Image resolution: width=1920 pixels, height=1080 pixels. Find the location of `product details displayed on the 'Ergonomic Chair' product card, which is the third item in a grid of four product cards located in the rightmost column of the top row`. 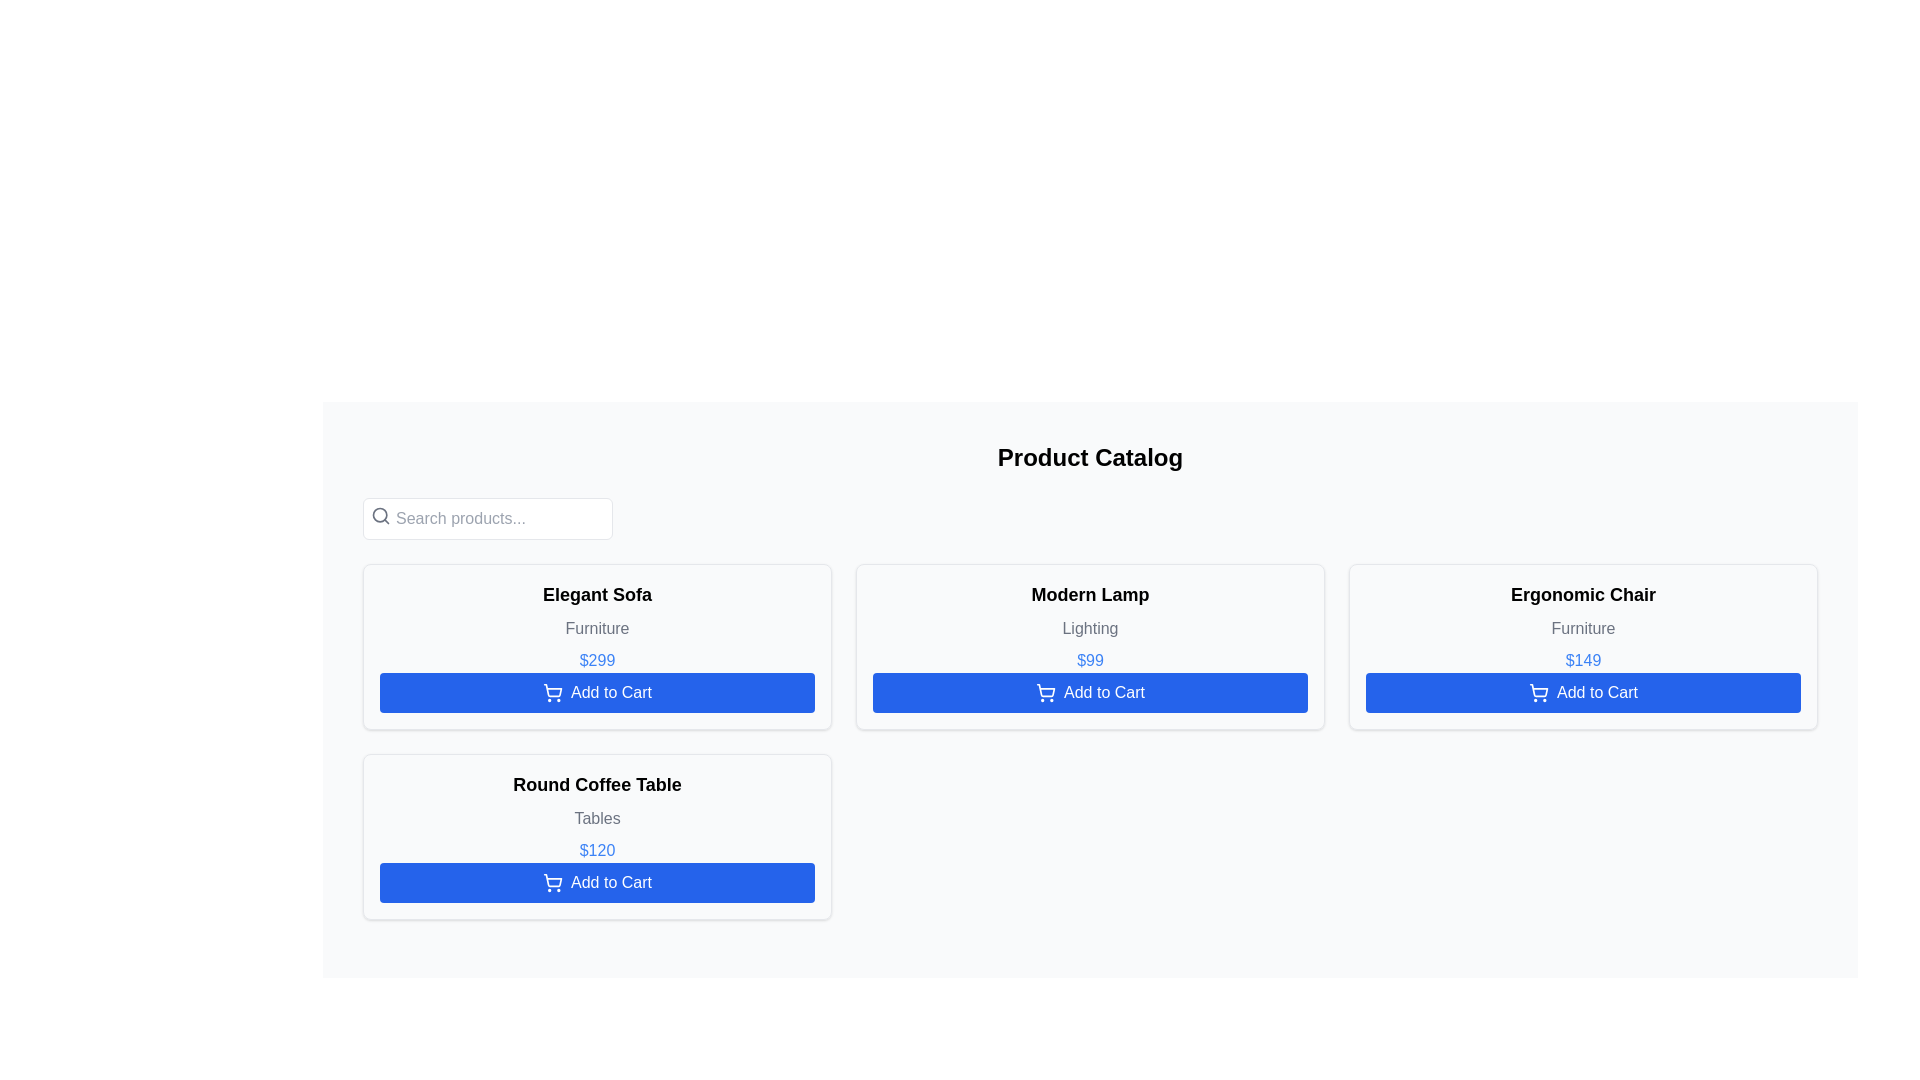

product details displayed on the 'Ergonomic Chair' product card, which is the third item in a grid of four product cards located in the rightmost column of the top row is located at coordinates (1582, 647).